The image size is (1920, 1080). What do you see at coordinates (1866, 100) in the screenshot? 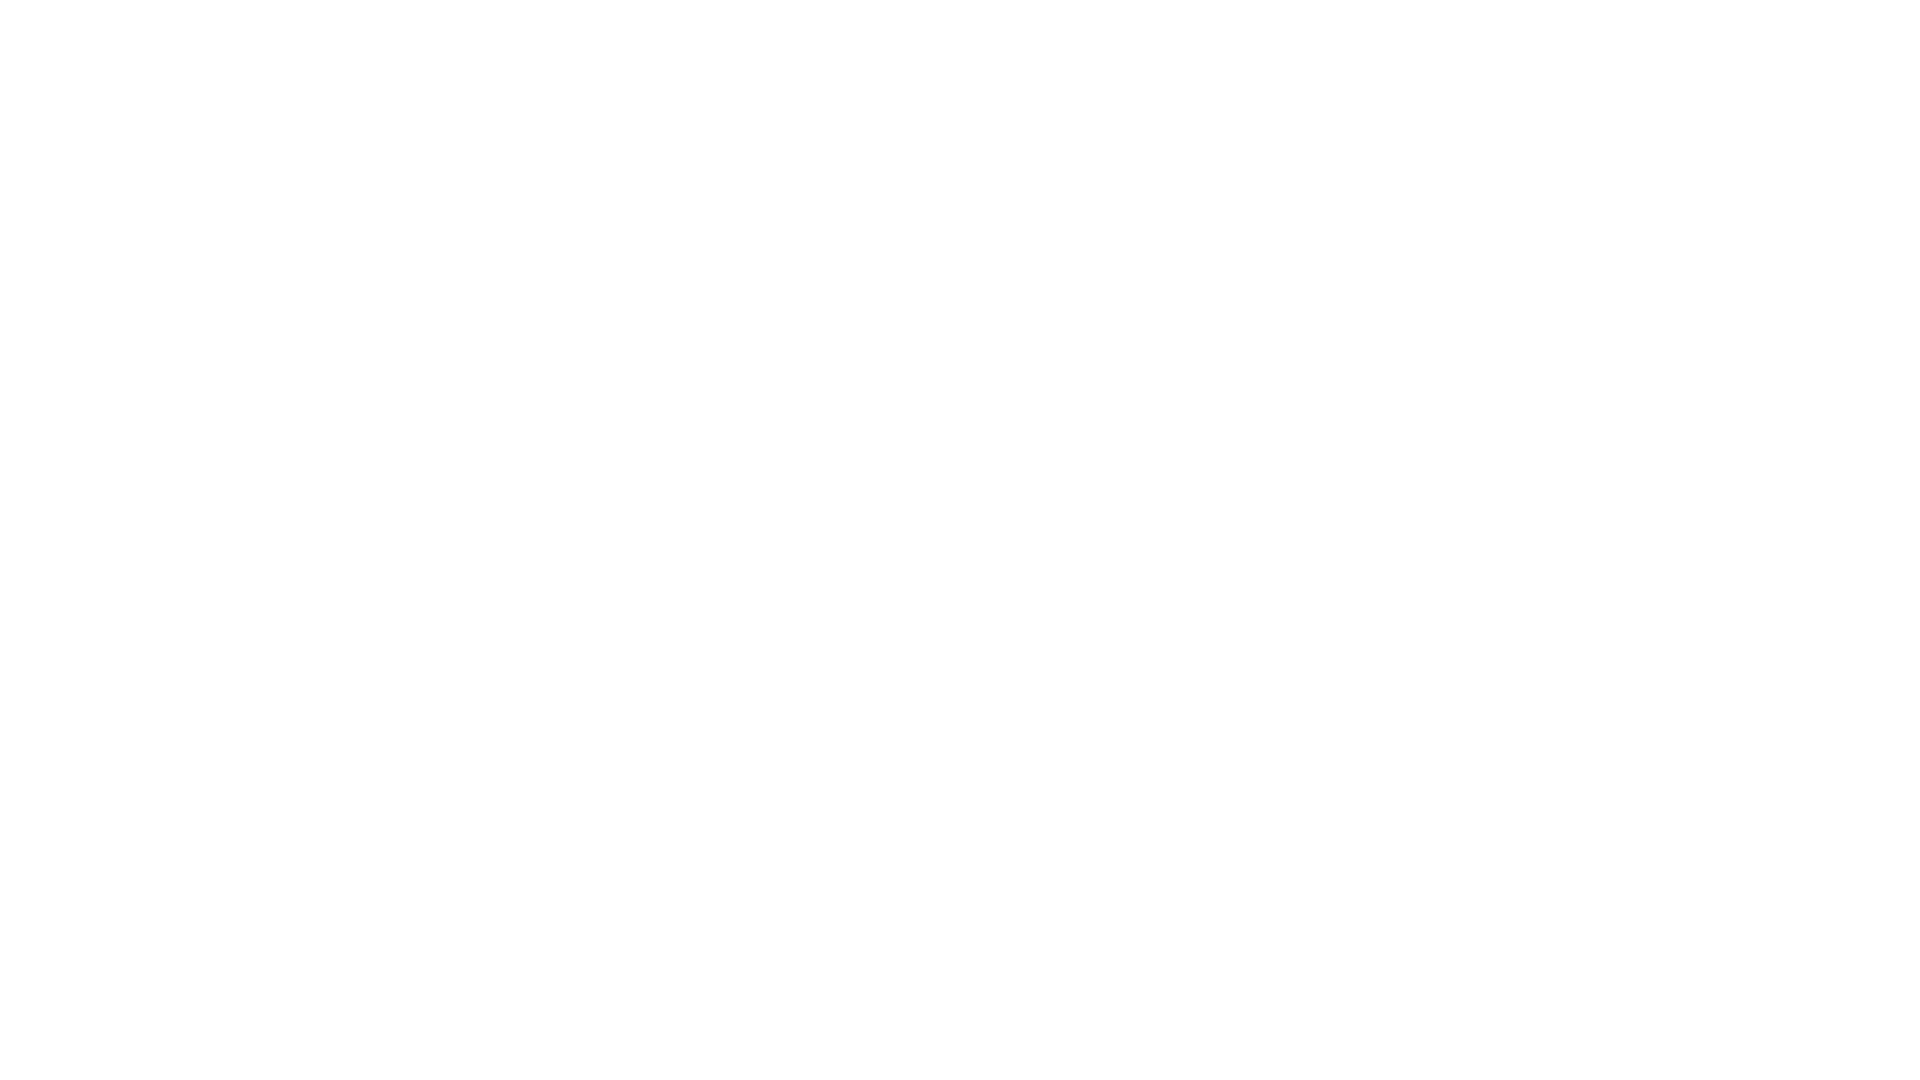
I see `Download` at bounding box center [1866, 100].